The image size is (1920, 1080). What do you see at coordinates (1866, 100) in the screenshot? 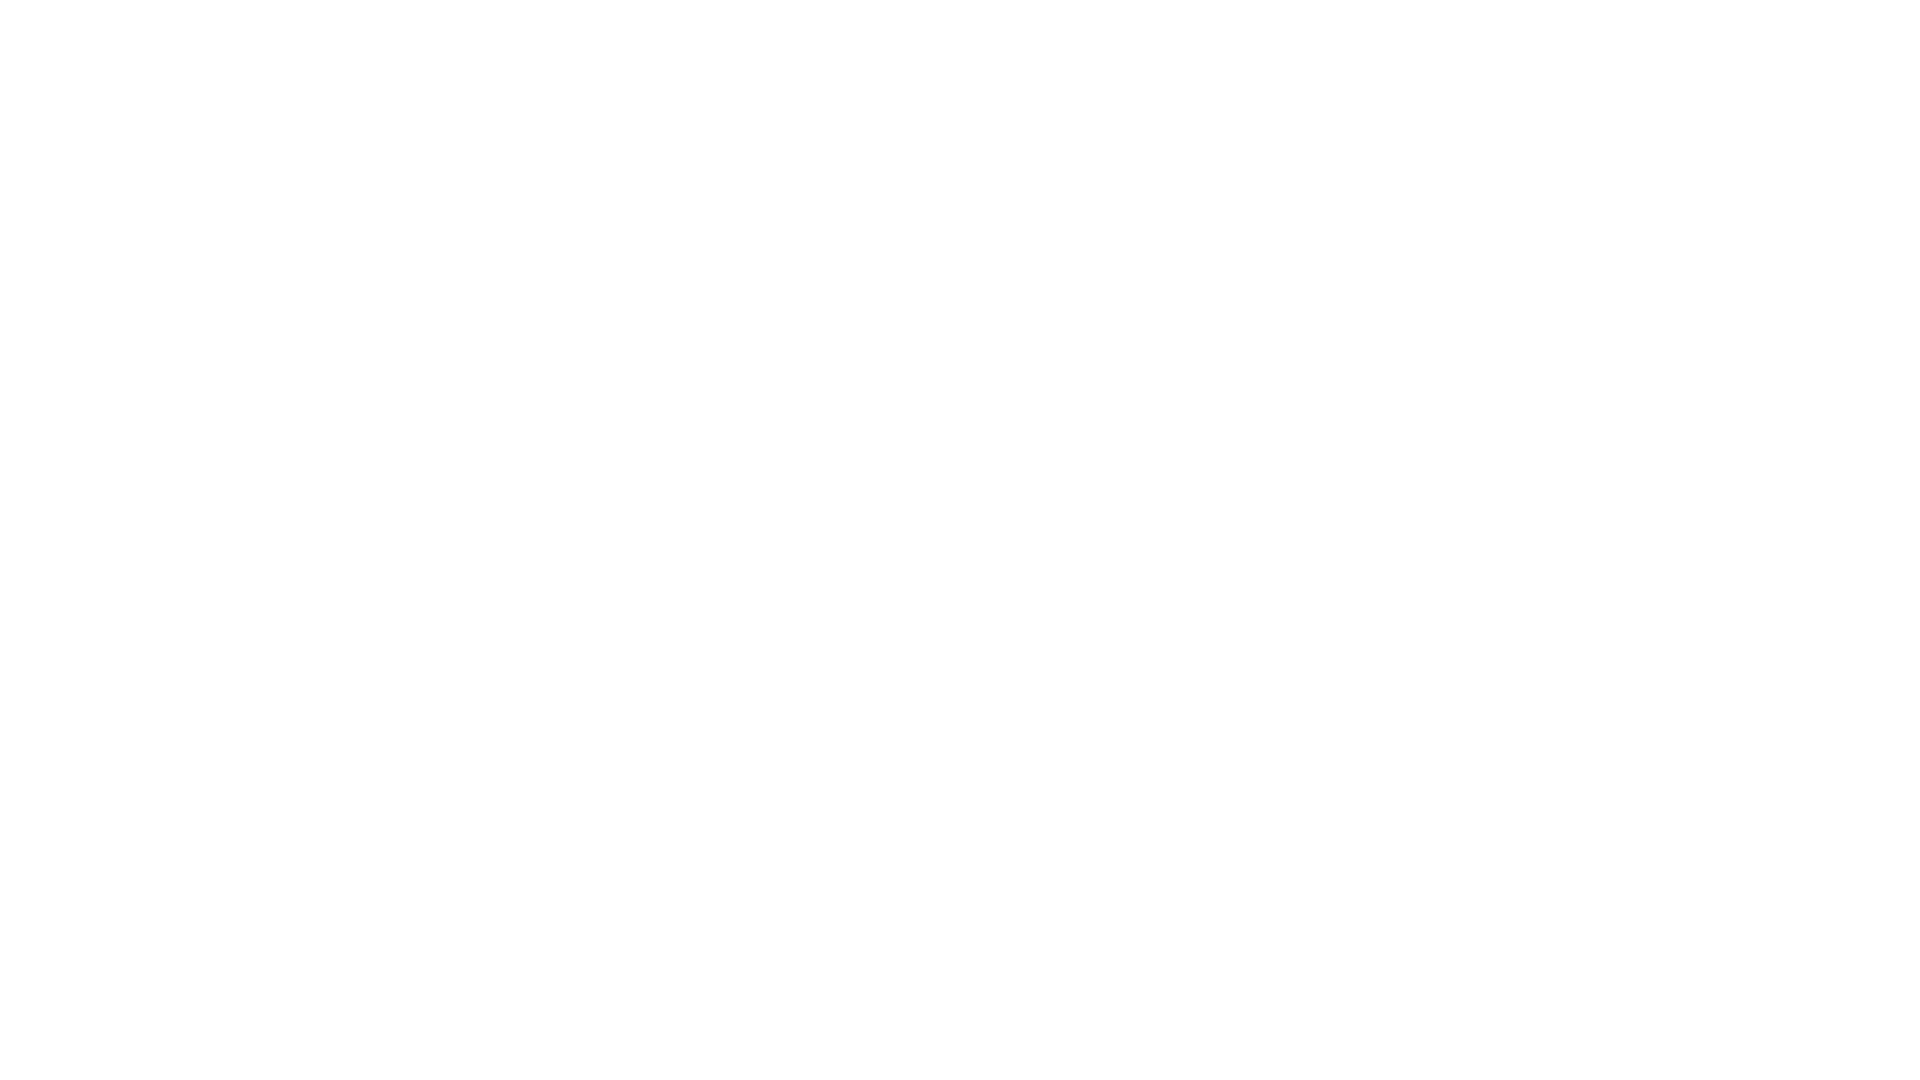
I see `Download` at bounding box center [1866, 100].